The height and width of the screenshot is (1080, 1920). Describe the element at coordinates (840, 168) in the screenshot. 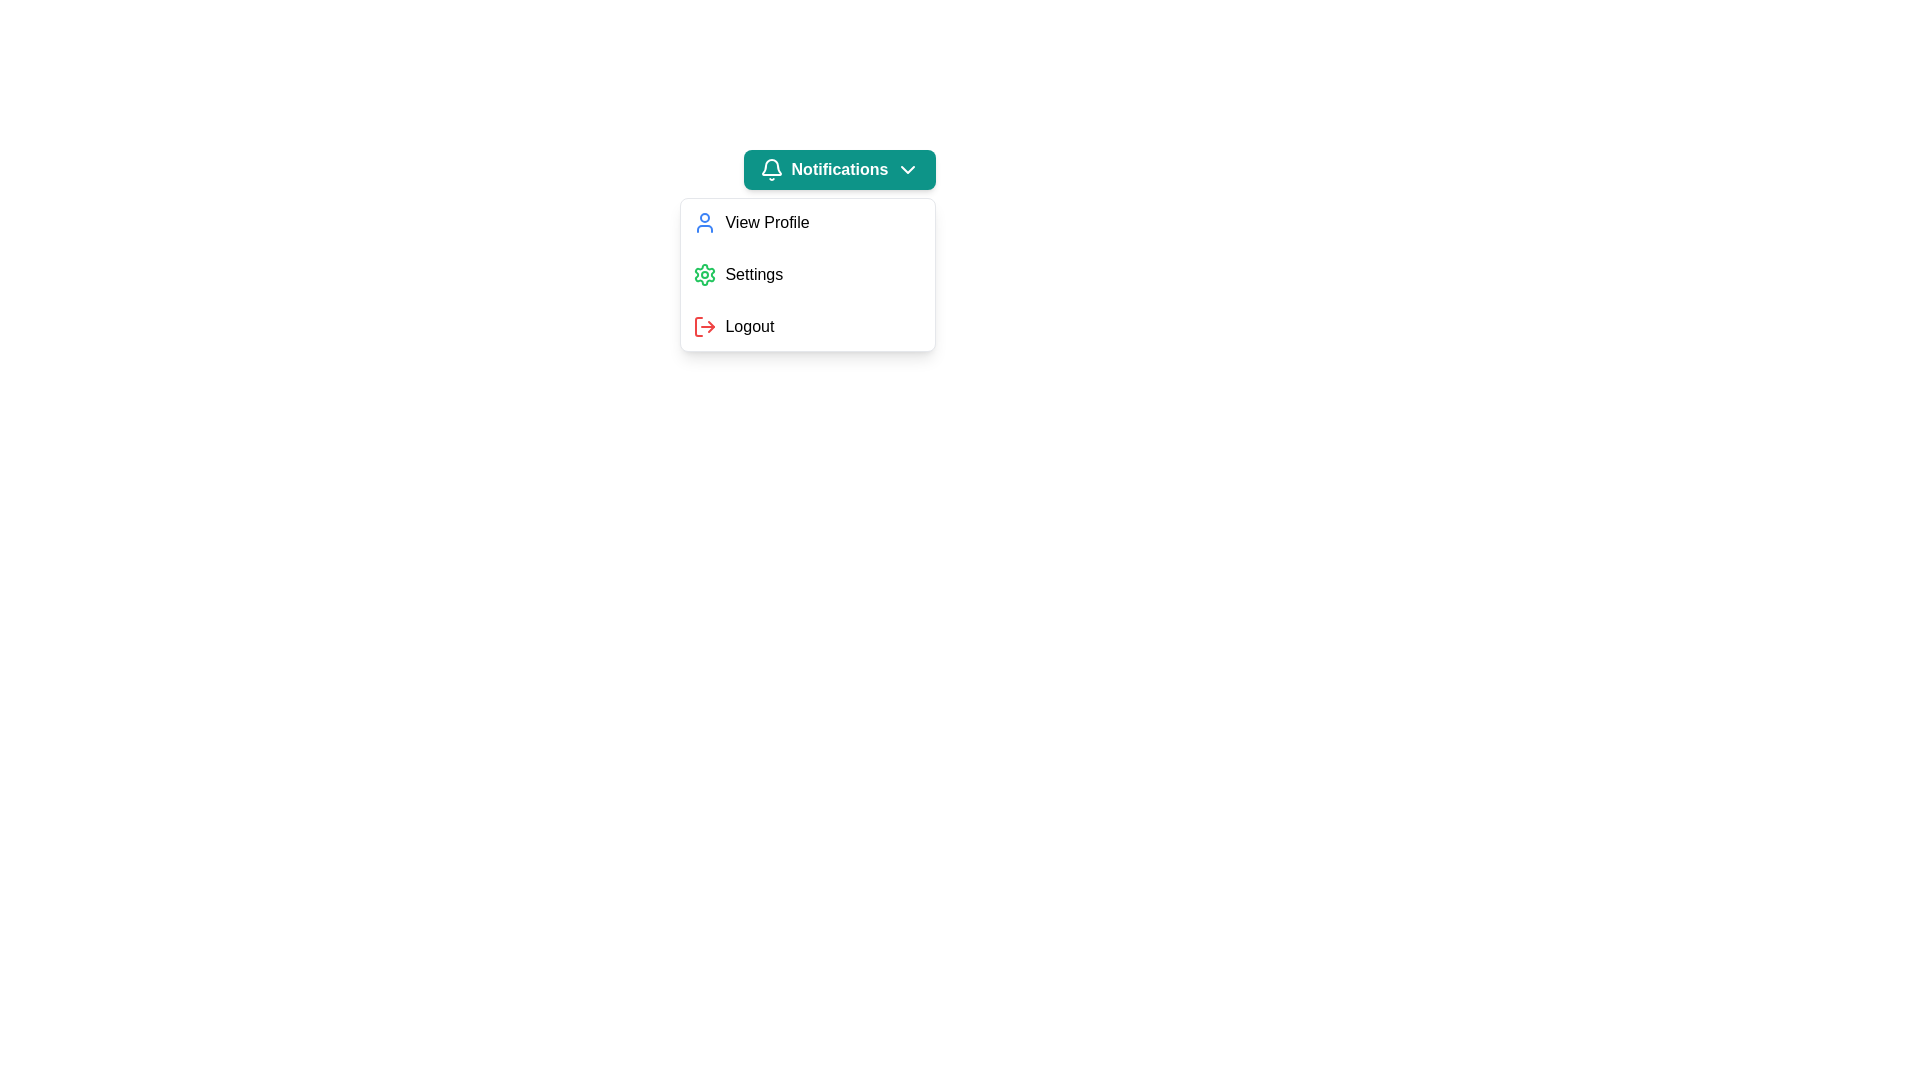

I see `the 'Notifications' button to toggle the menu visibility` at that location.